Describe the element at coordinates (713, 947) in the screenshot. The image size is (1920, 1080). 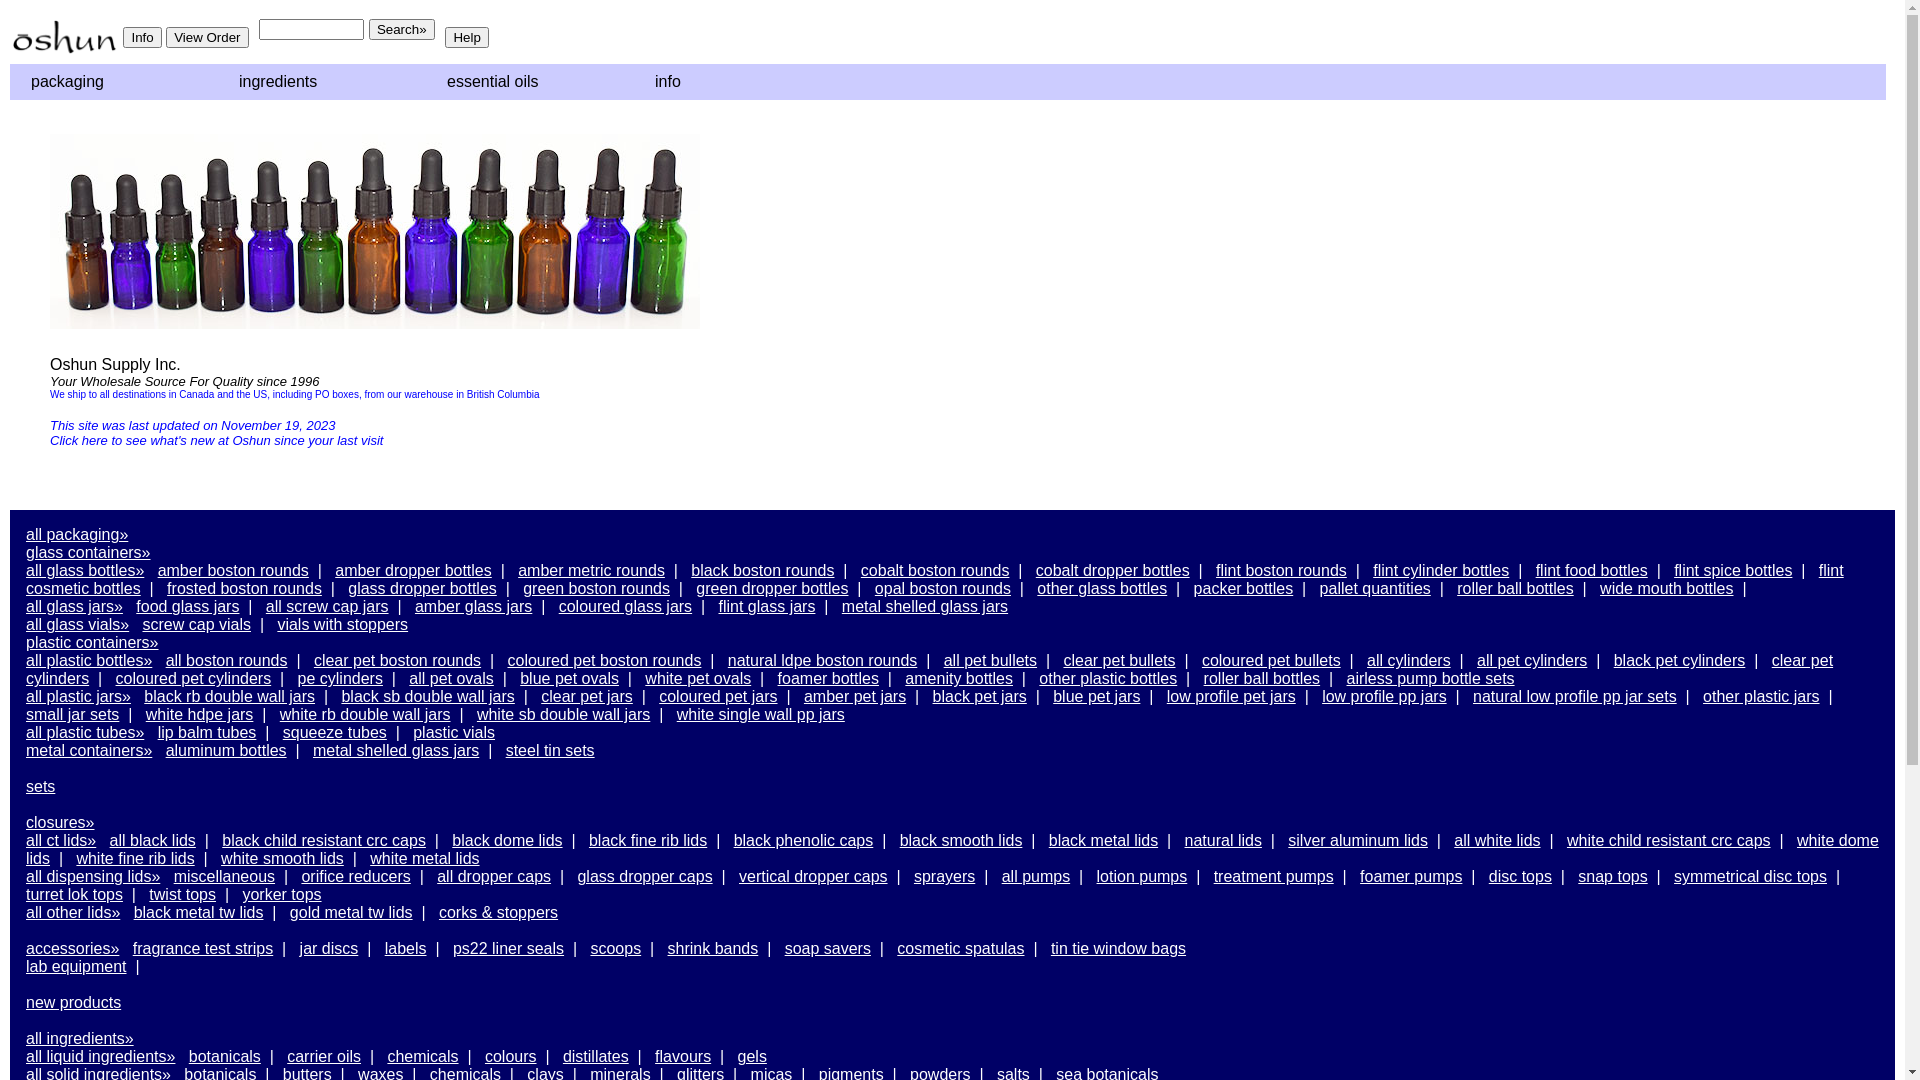
I see `'shrink bands'` at that location.